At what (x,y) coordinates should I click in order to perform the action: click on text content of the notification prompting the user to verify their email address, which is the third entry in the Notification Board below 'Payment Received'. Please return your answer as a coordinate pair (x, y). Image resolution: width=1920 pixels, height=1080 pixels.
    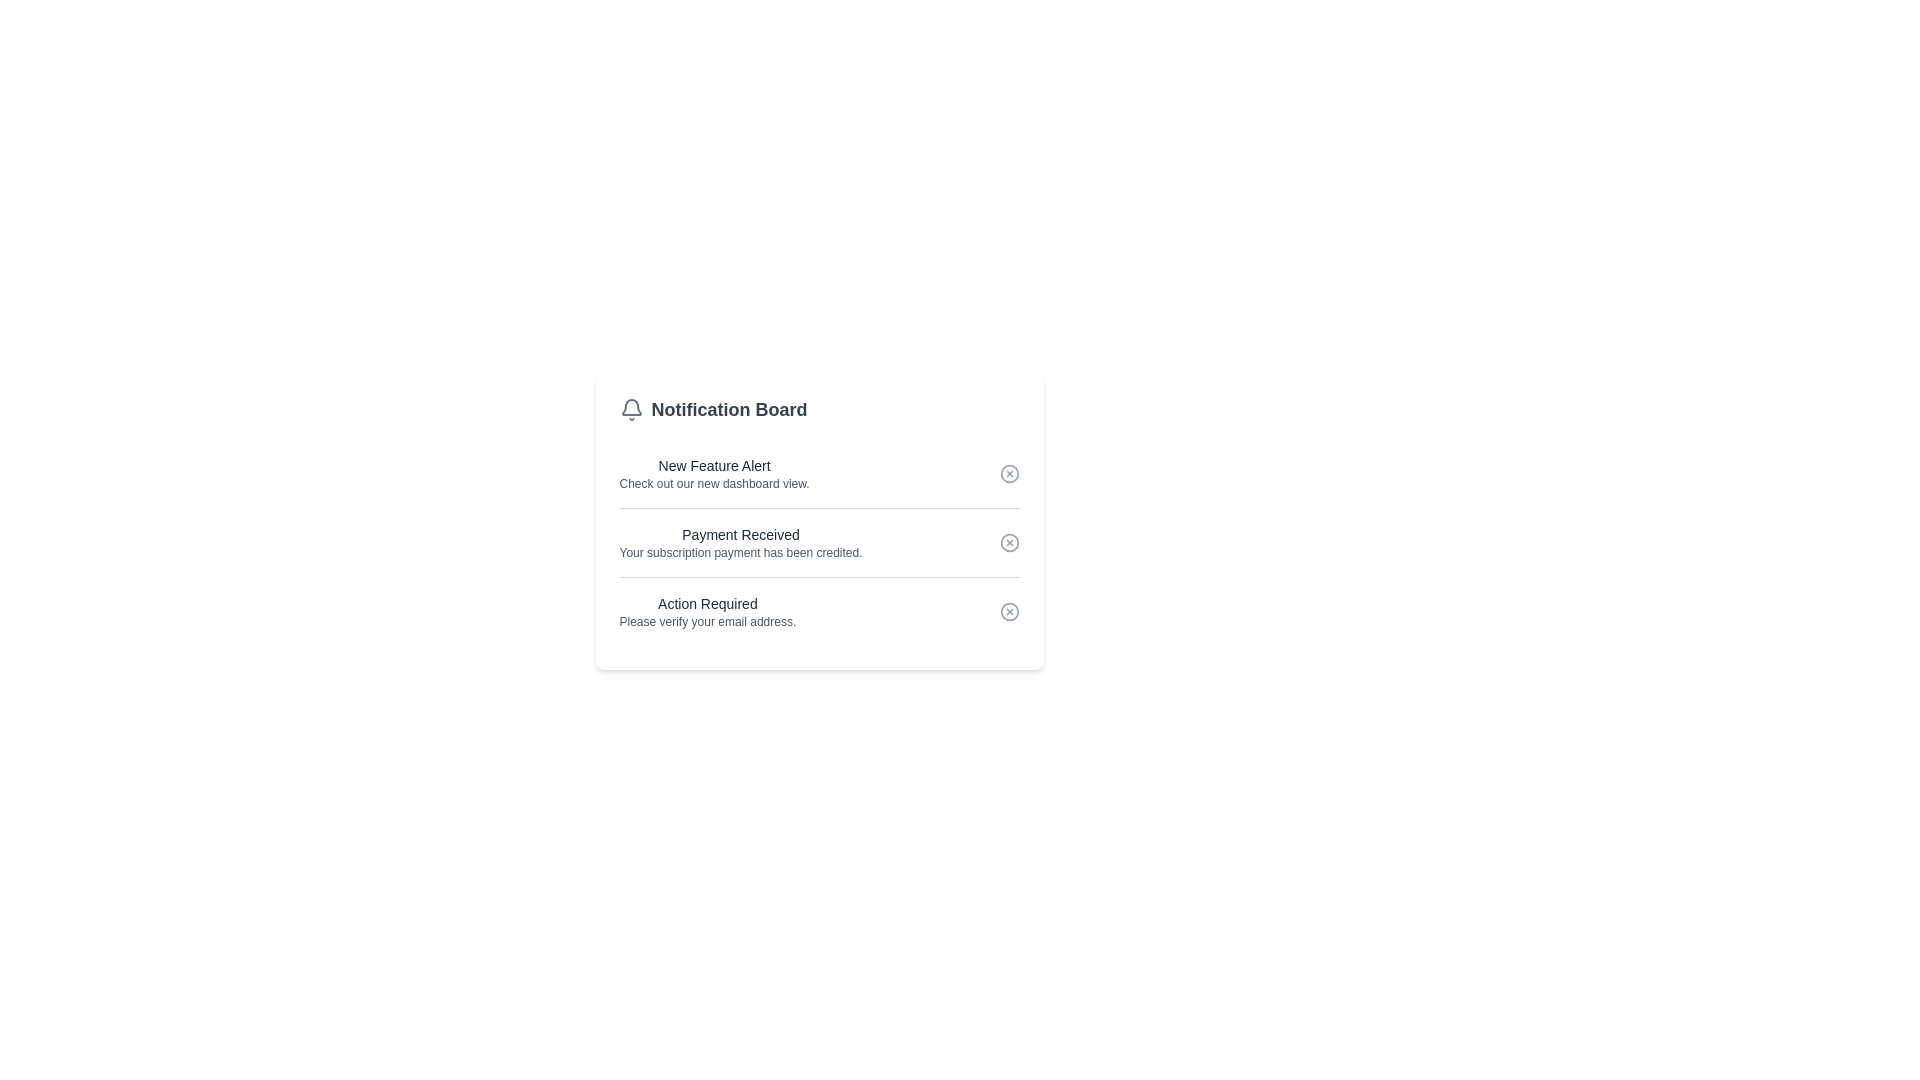
    Looking at the image, I should click on (707, 611).